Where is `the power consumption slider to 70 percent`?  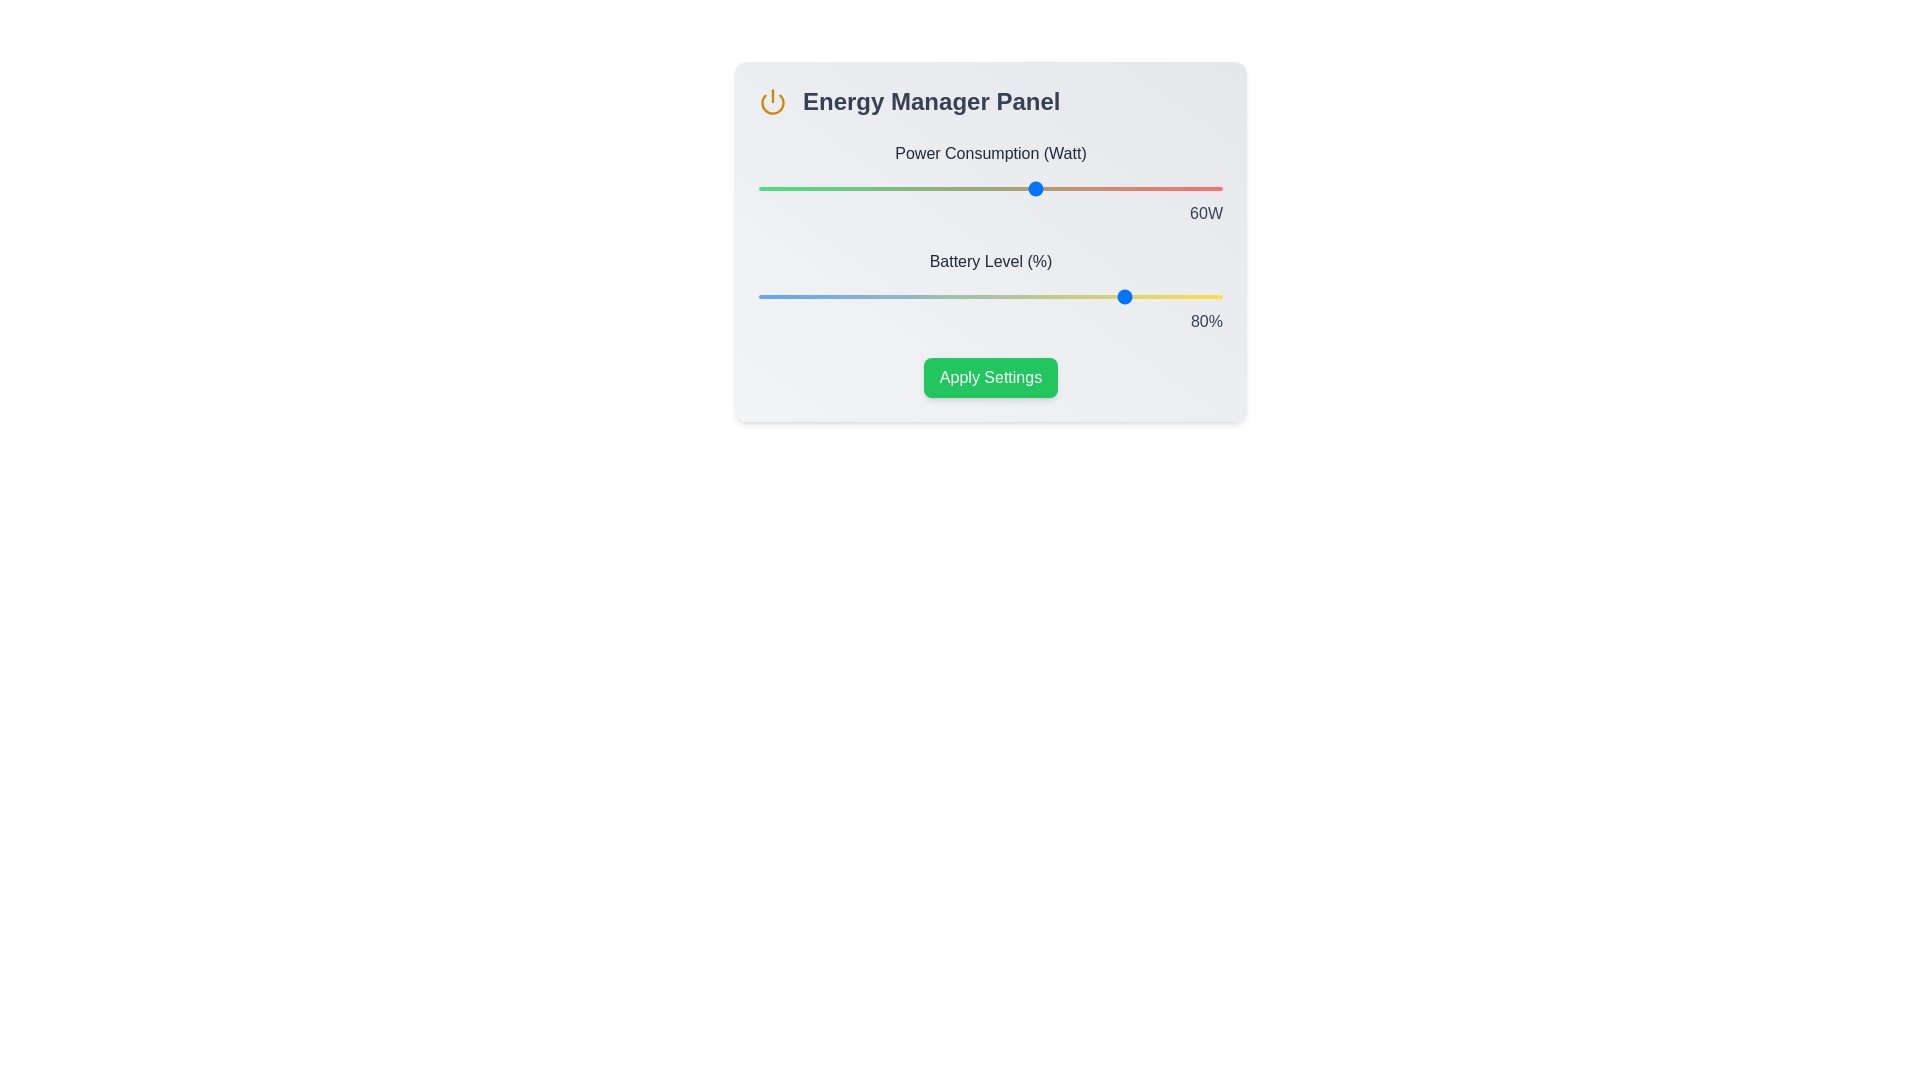
the power consumption slider to 70 percent is located at coordinates (1082, 189).